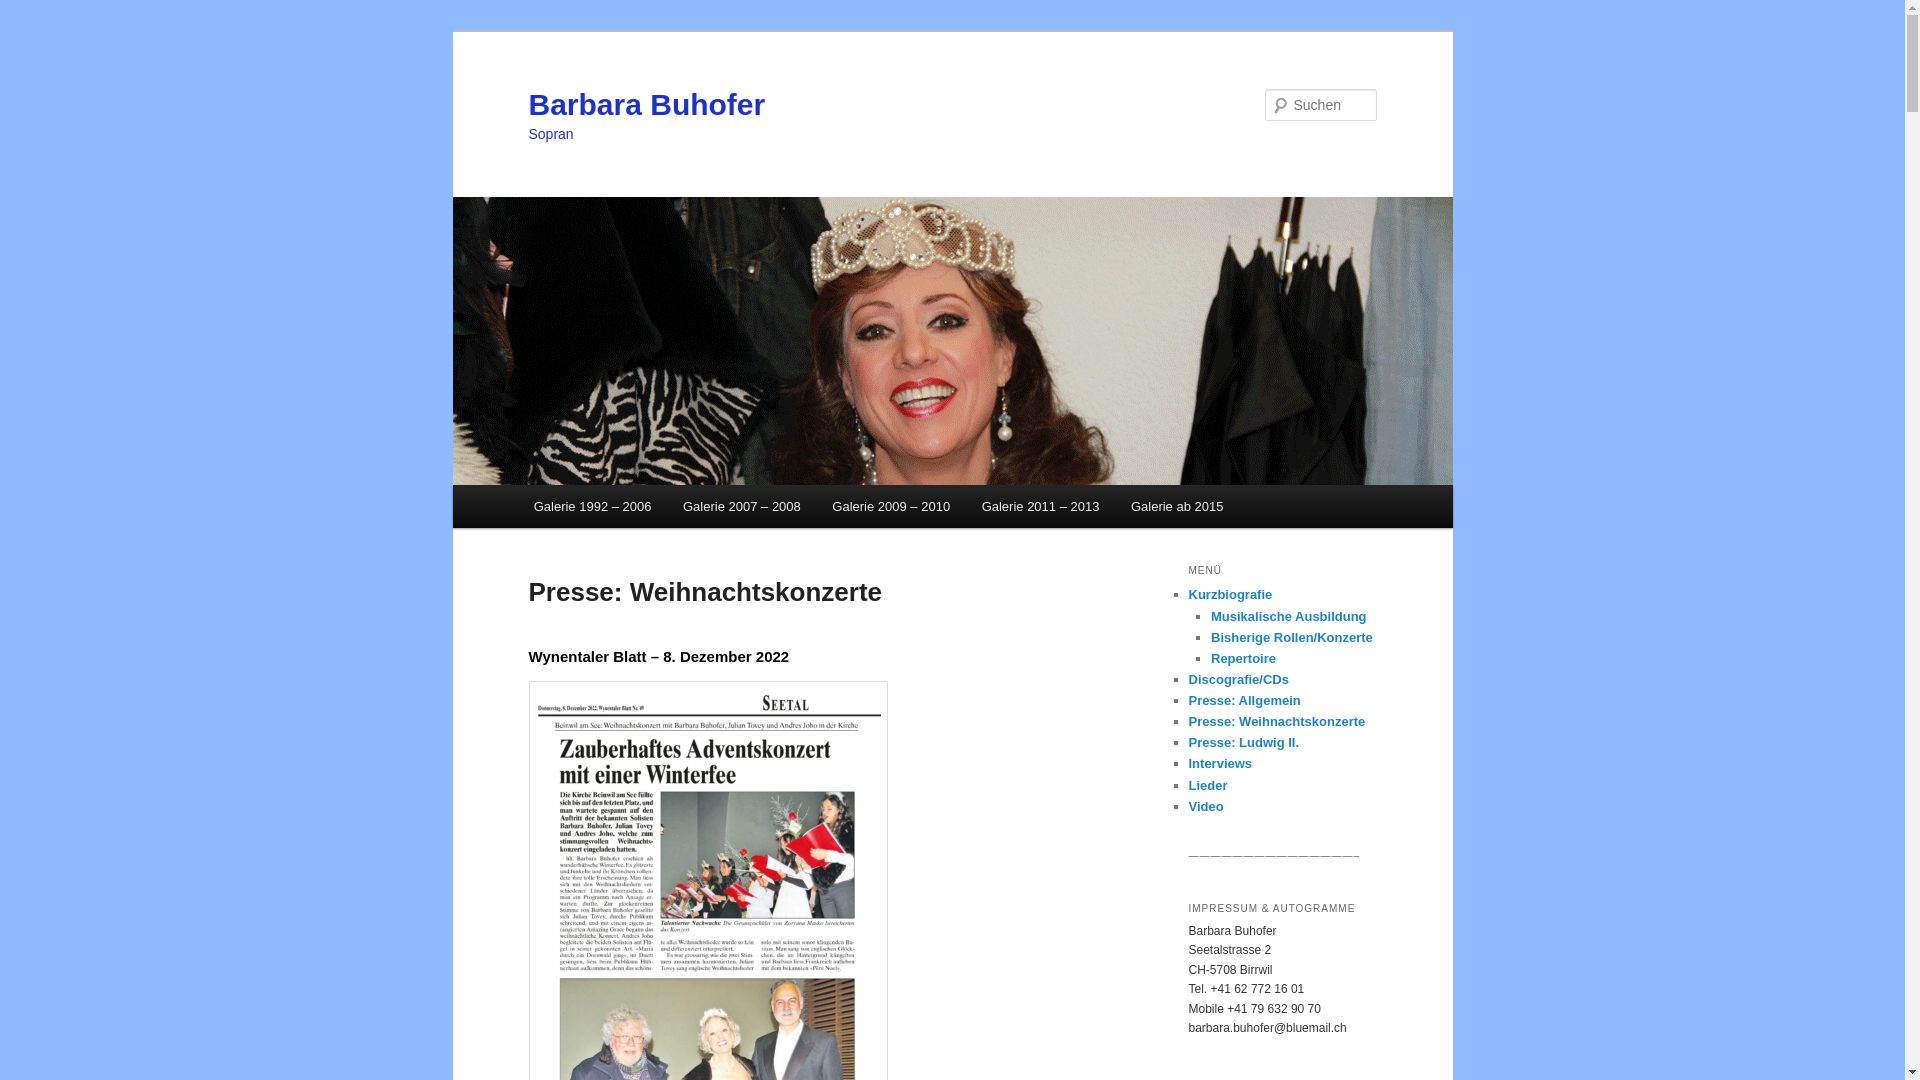  Describe the element at coordinates (1188, 805) in the screenshot. I see `'Video'` at that location.